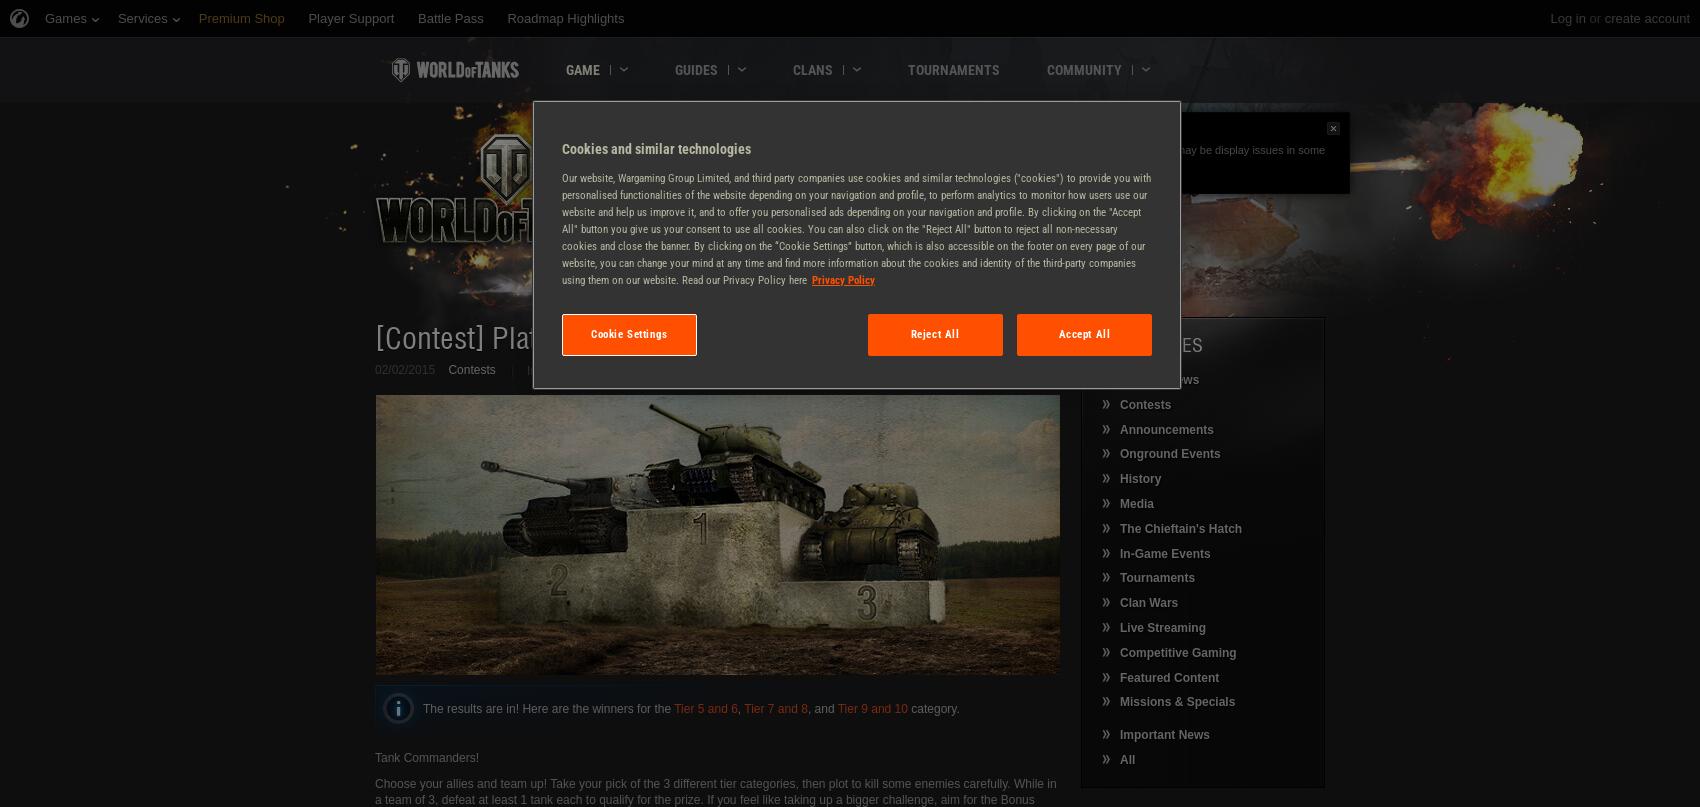 Image resolution: width=1700 pixels, height=807 pixels. What do you see at coordinates (774, 707) in the screenshot?
I see `'Tier 7 and 8'` at bounding box center [774, 707].